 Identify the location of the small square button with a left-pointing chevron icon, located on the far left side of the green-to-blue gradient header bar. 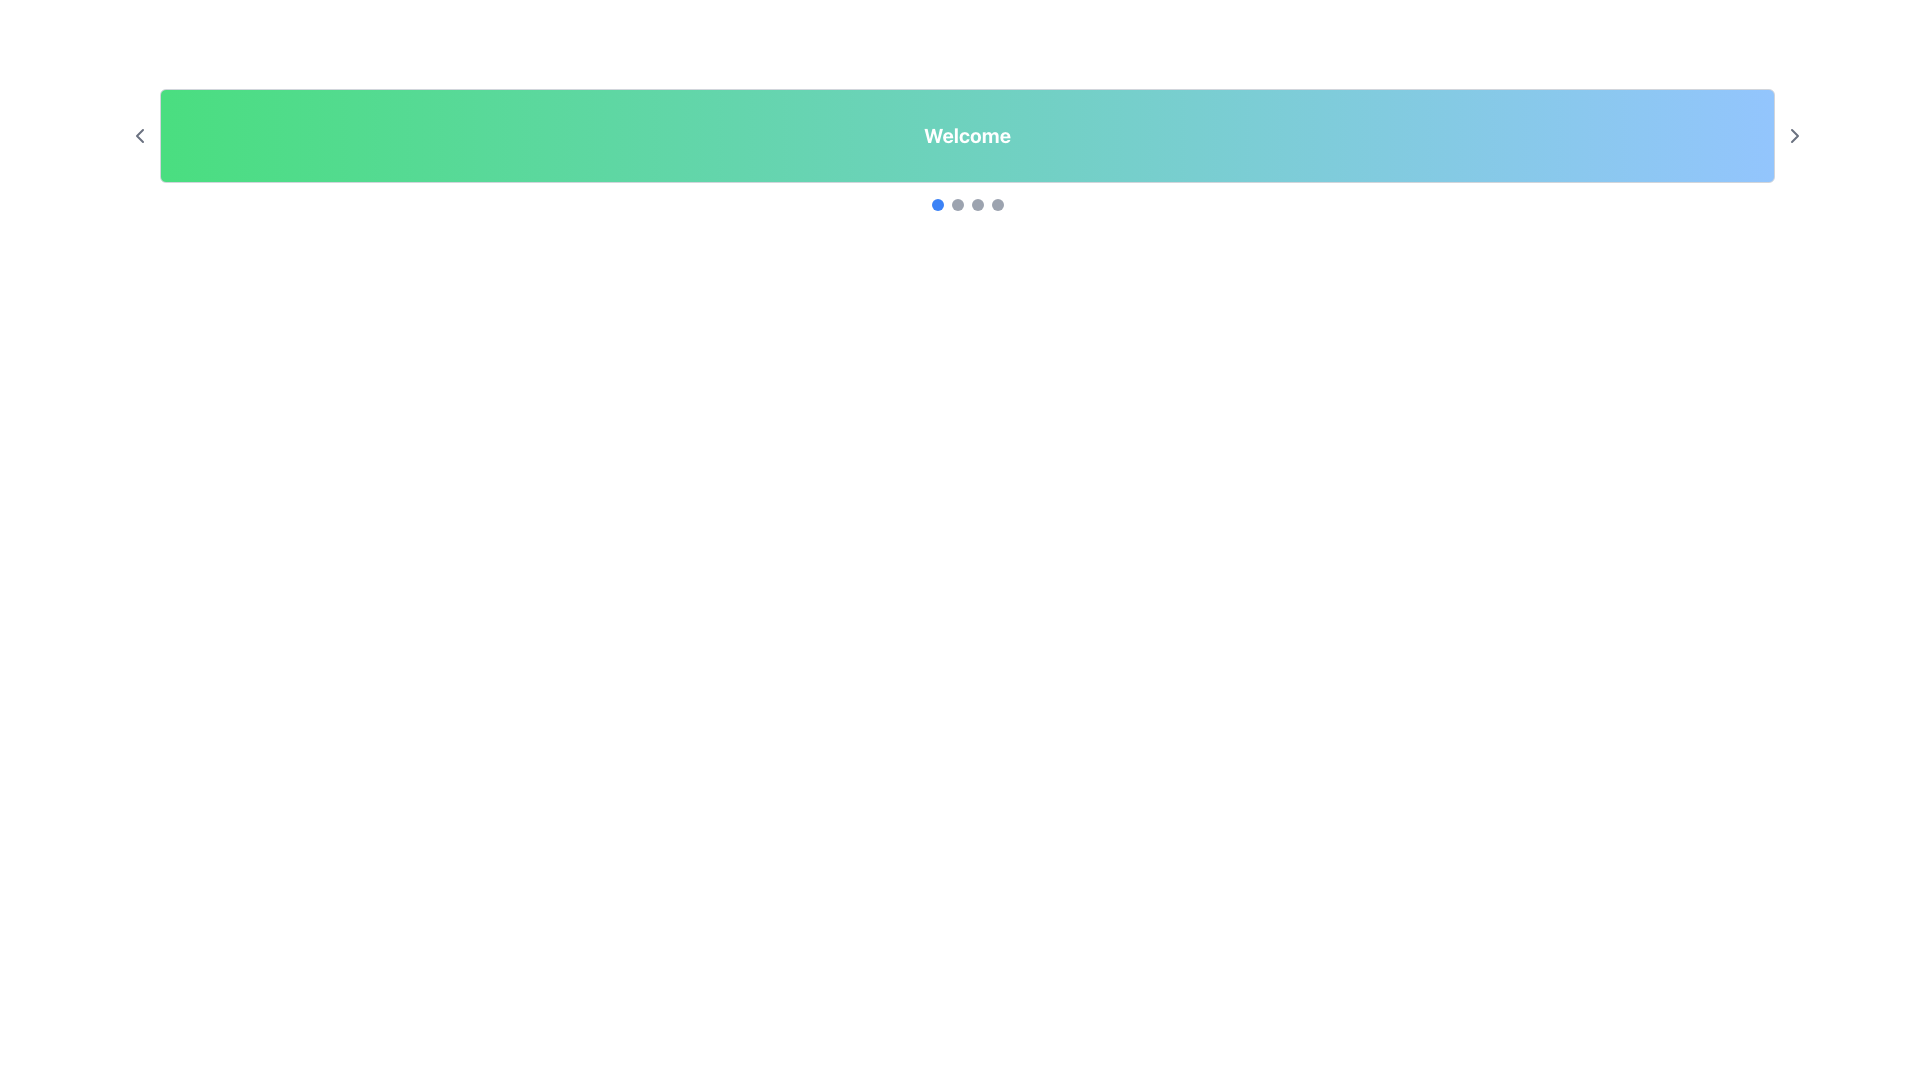
(138, 135).